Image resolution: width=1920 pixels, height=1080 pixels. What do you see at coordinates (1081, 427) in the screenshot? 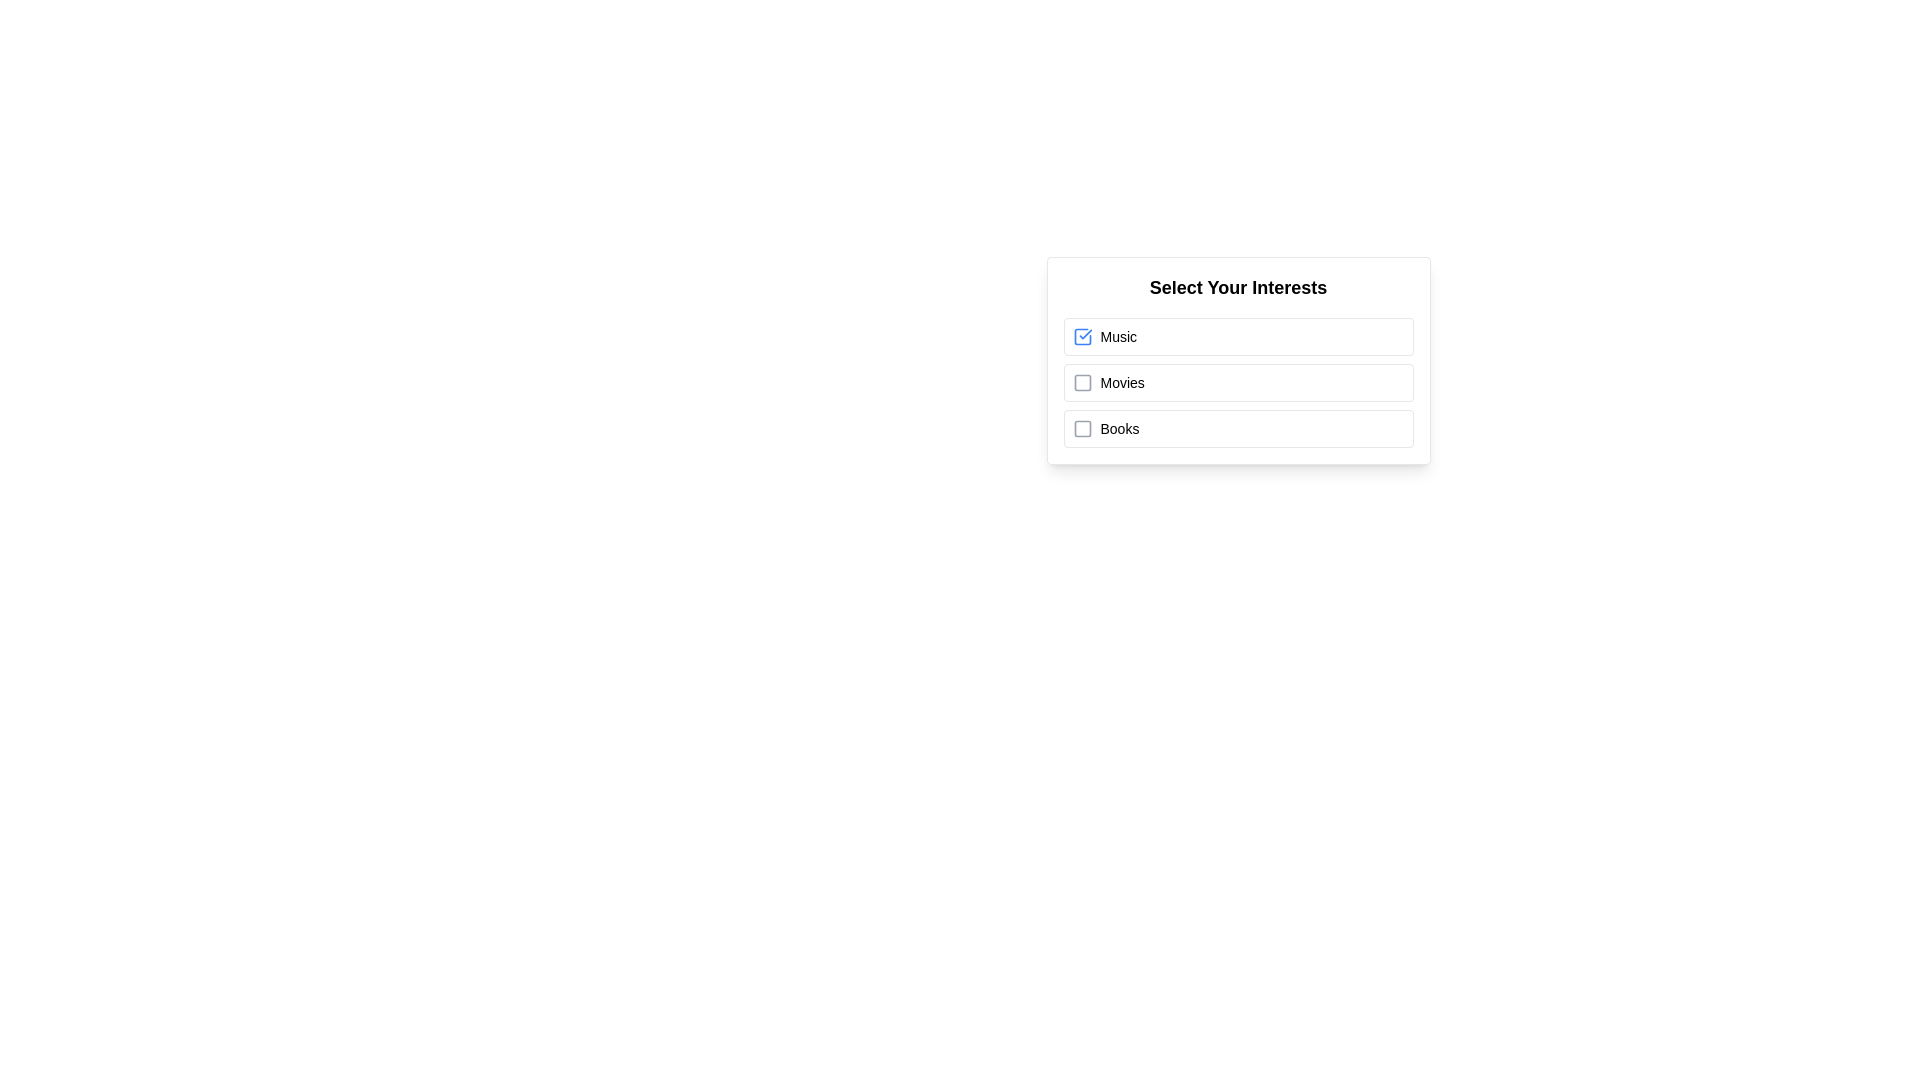
I see `the checkbox located to the left of the 'Books' label, which is a square icon with rounded corners and a visible border` at bounding box center [1081, 427].